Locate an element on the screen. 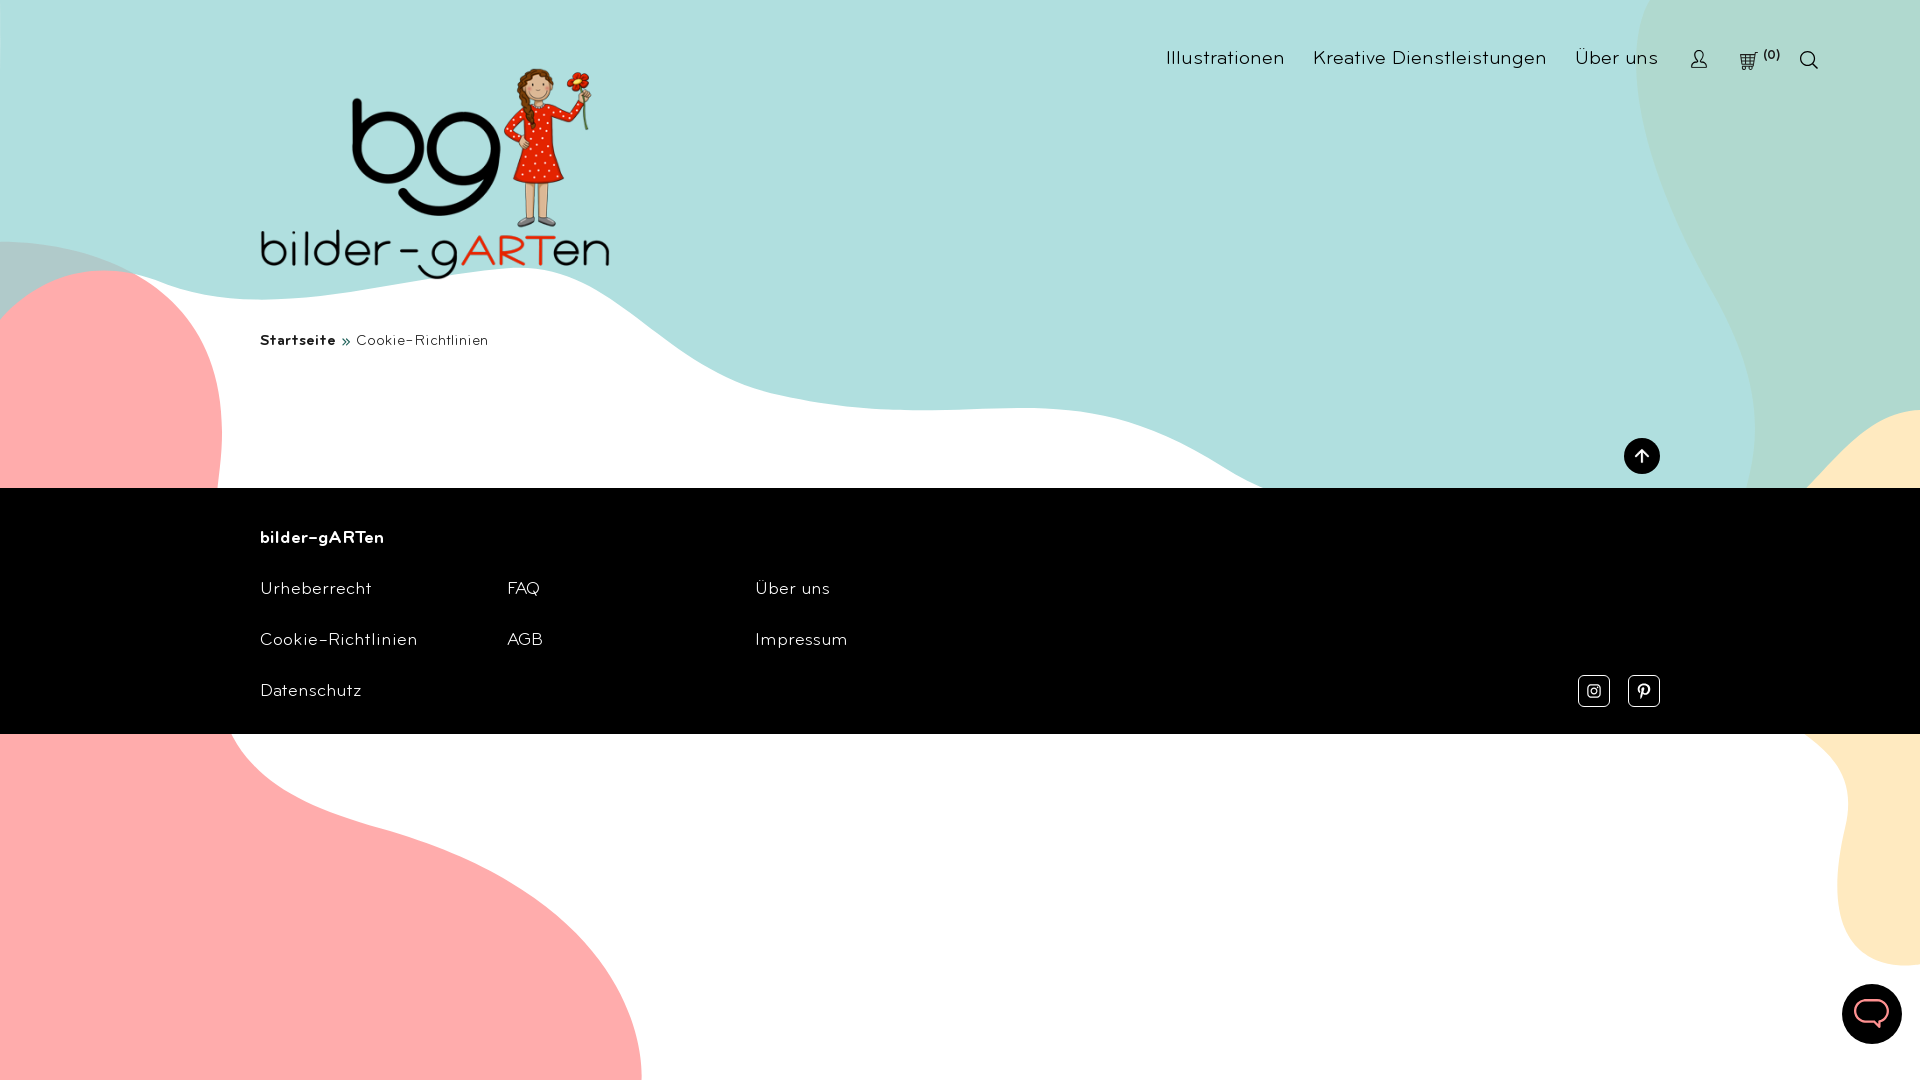 Image resolution: width=1920 pixels, height=1080 pixels. 'FAQ' is located at coordinates (523, 589).